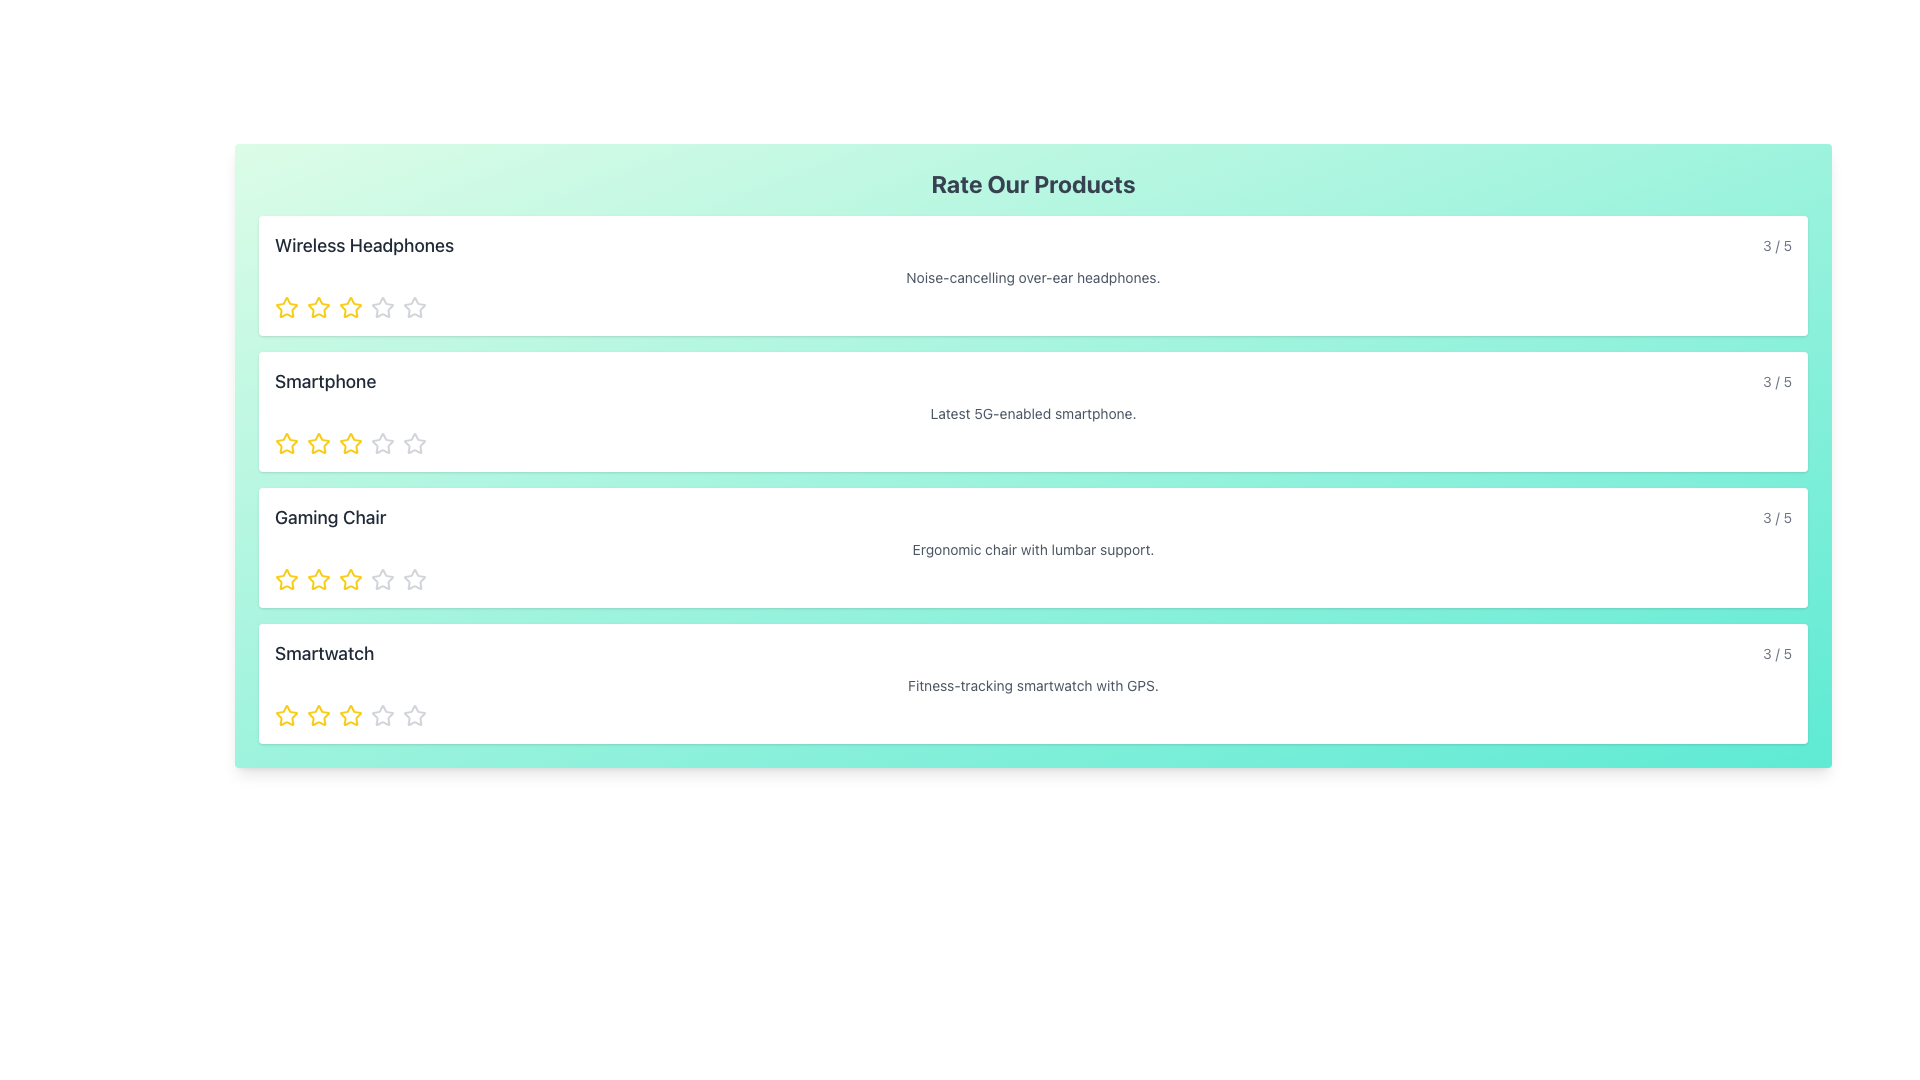 Image resolution: width=1920 pixels, height=1080 pixels. I want to click on the fifth gray, hollow star icon in the Wireless Headphones rating section, so click(413, 308).